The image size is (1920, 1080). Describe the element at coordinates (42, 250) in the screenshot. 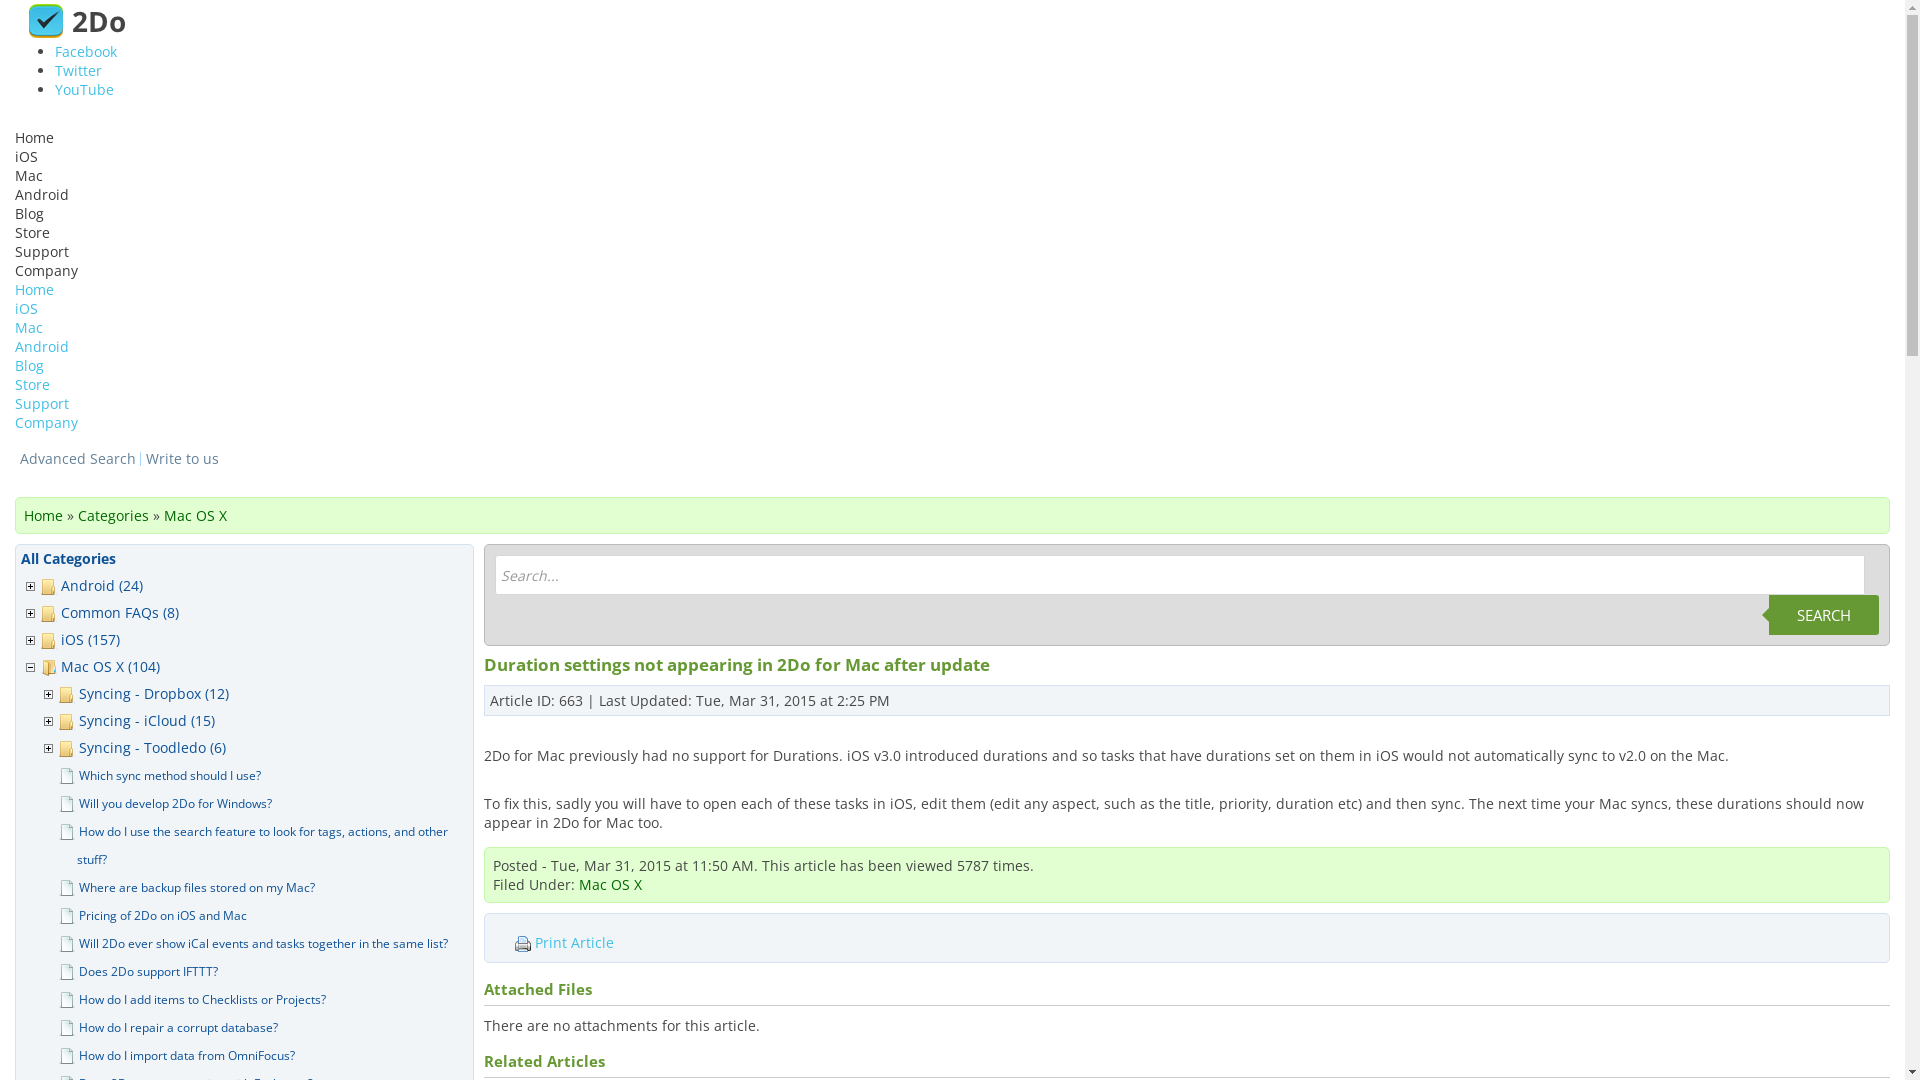

I see `'Support'` at that location.